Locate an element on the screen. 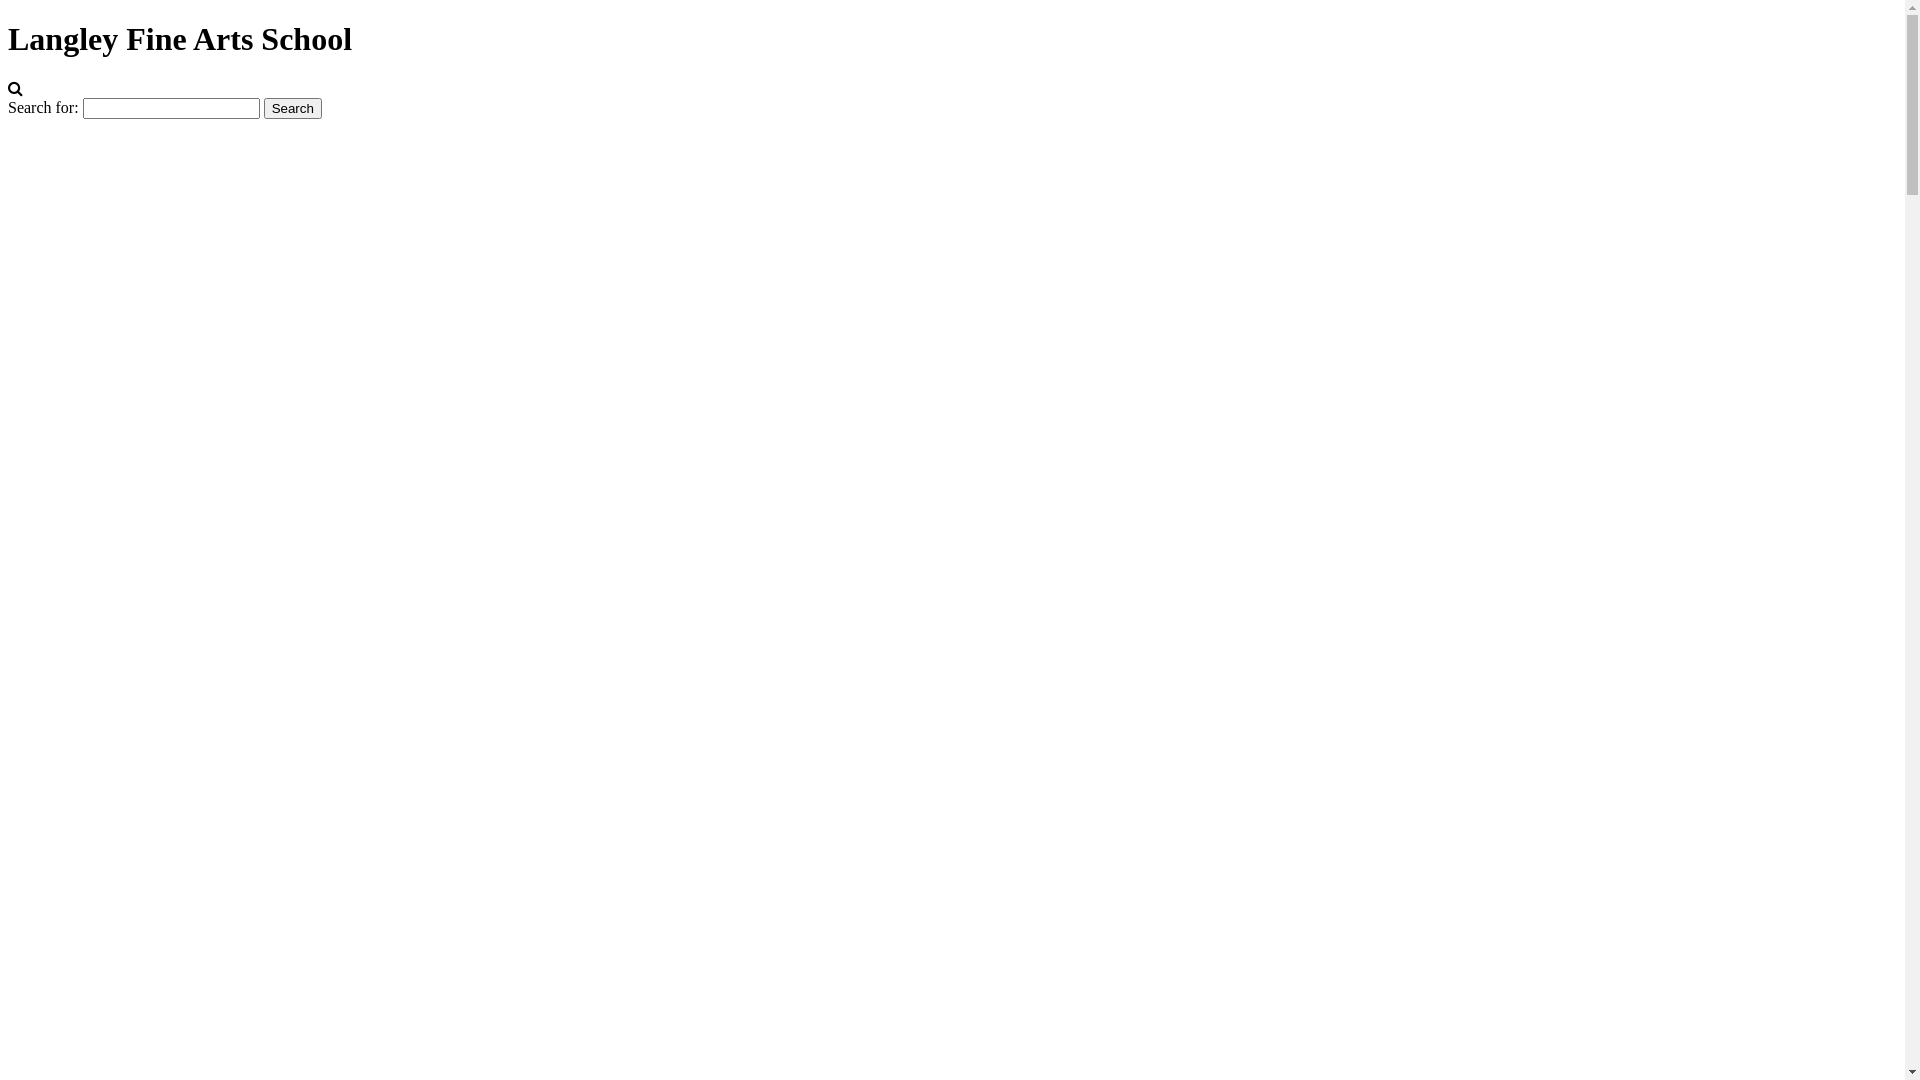 This screenshot has height=1080, width=1920. 'Search' is located at coordinates (291, 108).